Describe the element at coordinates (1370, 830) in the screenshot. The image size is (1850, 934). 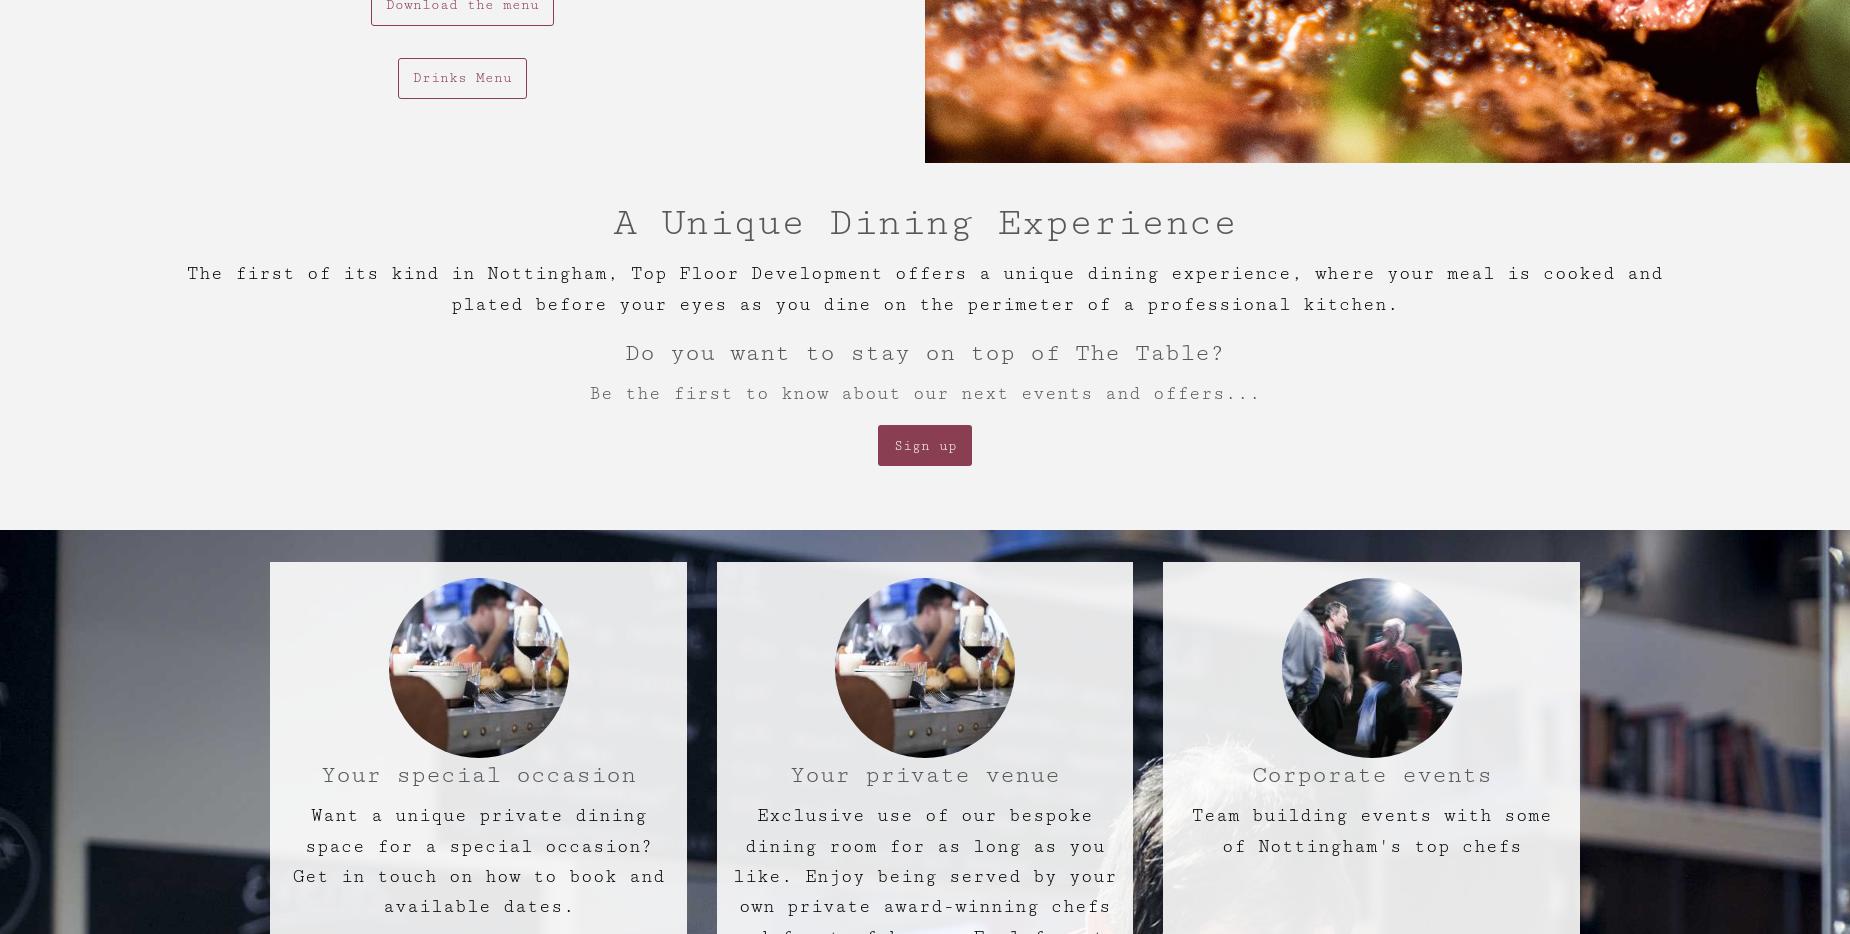
I see `'Team building events with some of Nottingham's top chefs'` at that location.